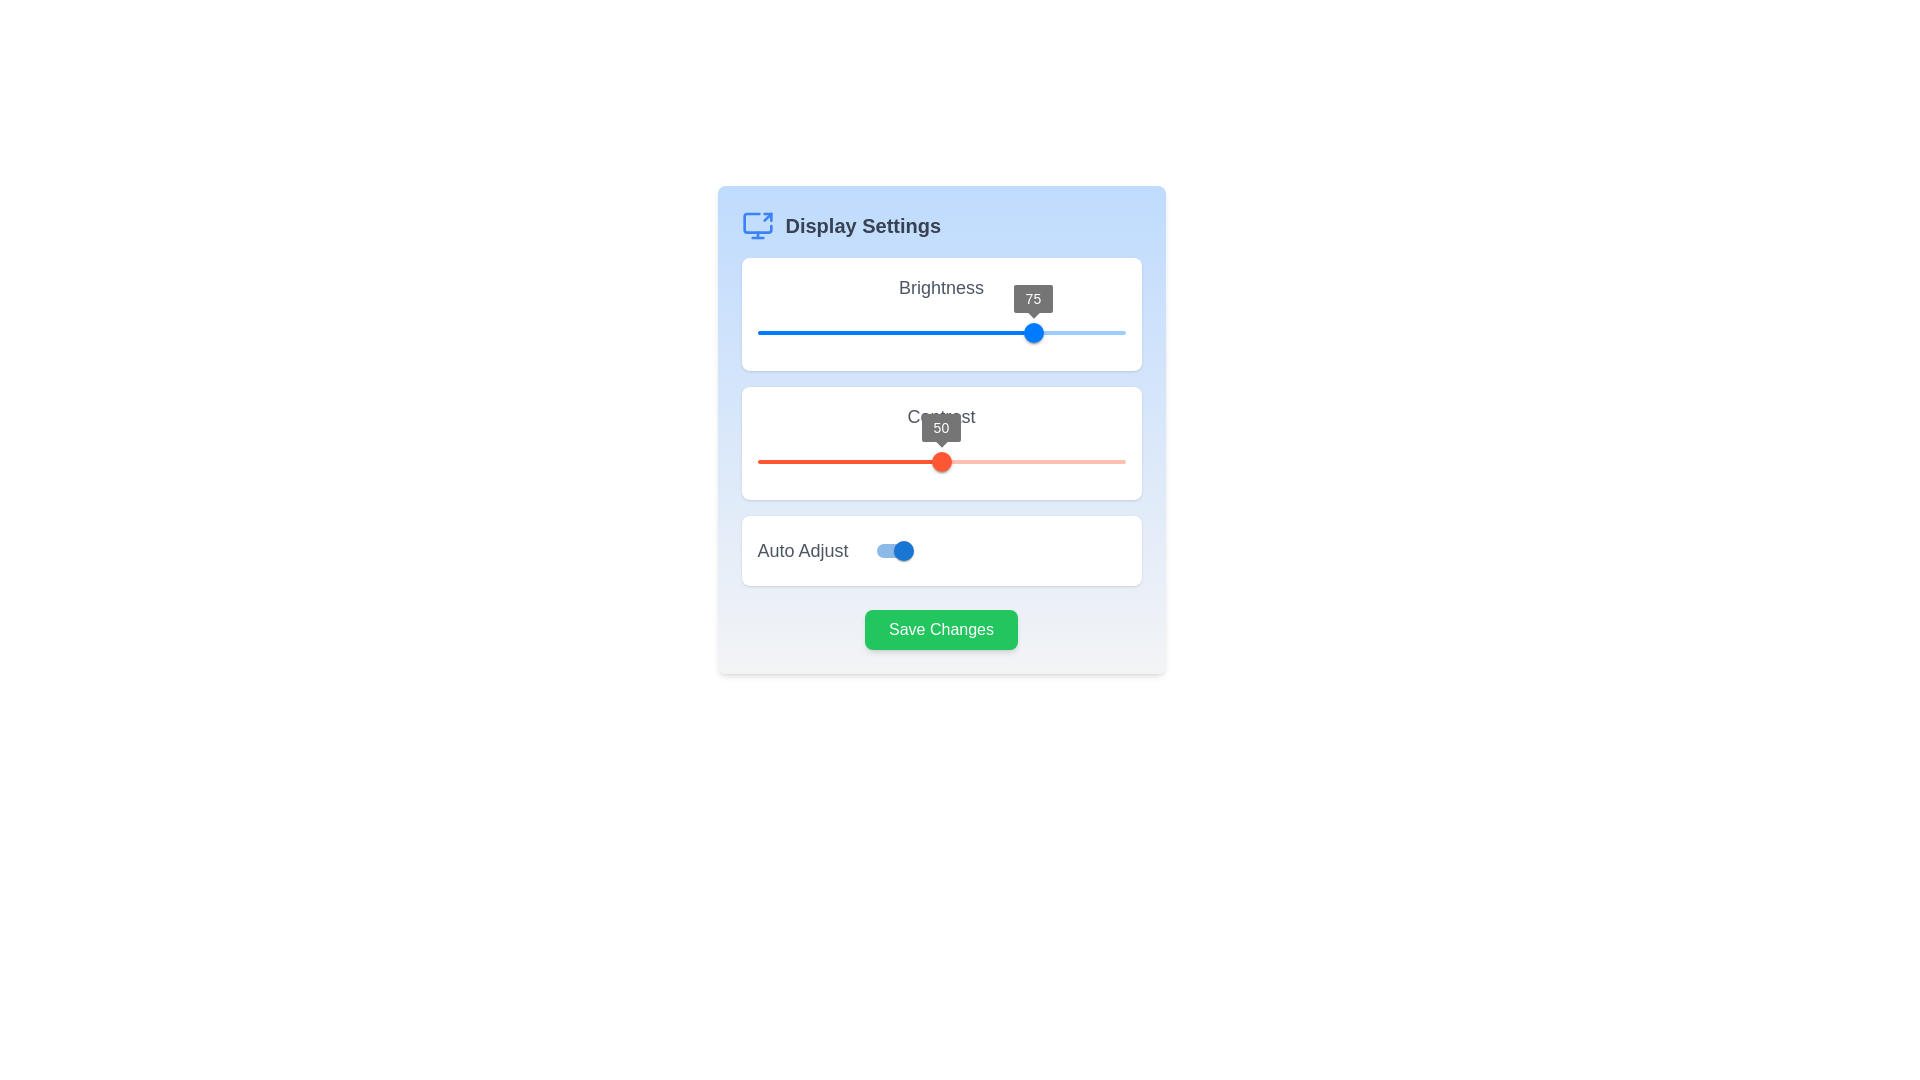  What do you see at coordinates (940, 427) in the screenshot?
I see `value displayed in the gray rectangular tooltip showing the number 50, located above the red slider thumb in the 'Contrast' adjustment section` at bounding box center [940, 427].